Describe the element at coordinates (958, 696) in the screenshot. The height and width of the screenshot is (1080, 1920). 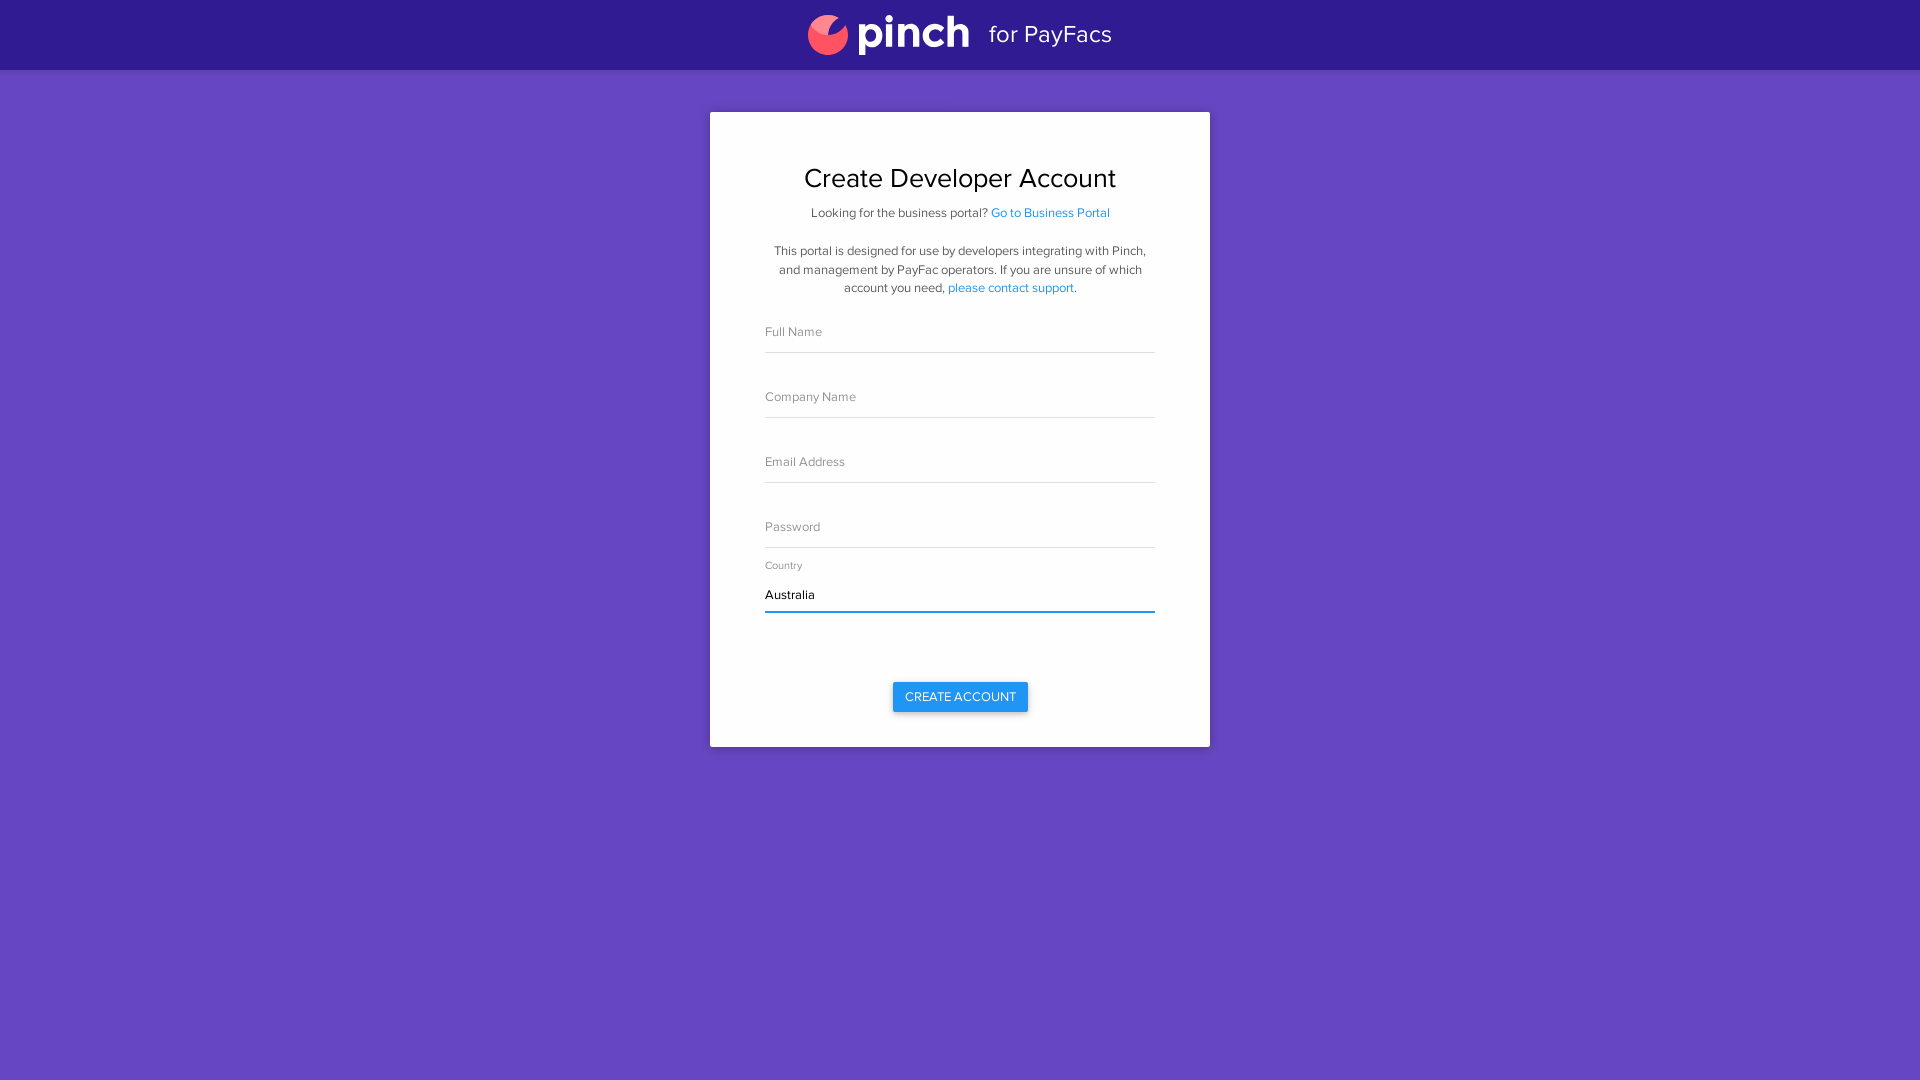
I see `'CREATE ACCOUNT'` at that location.